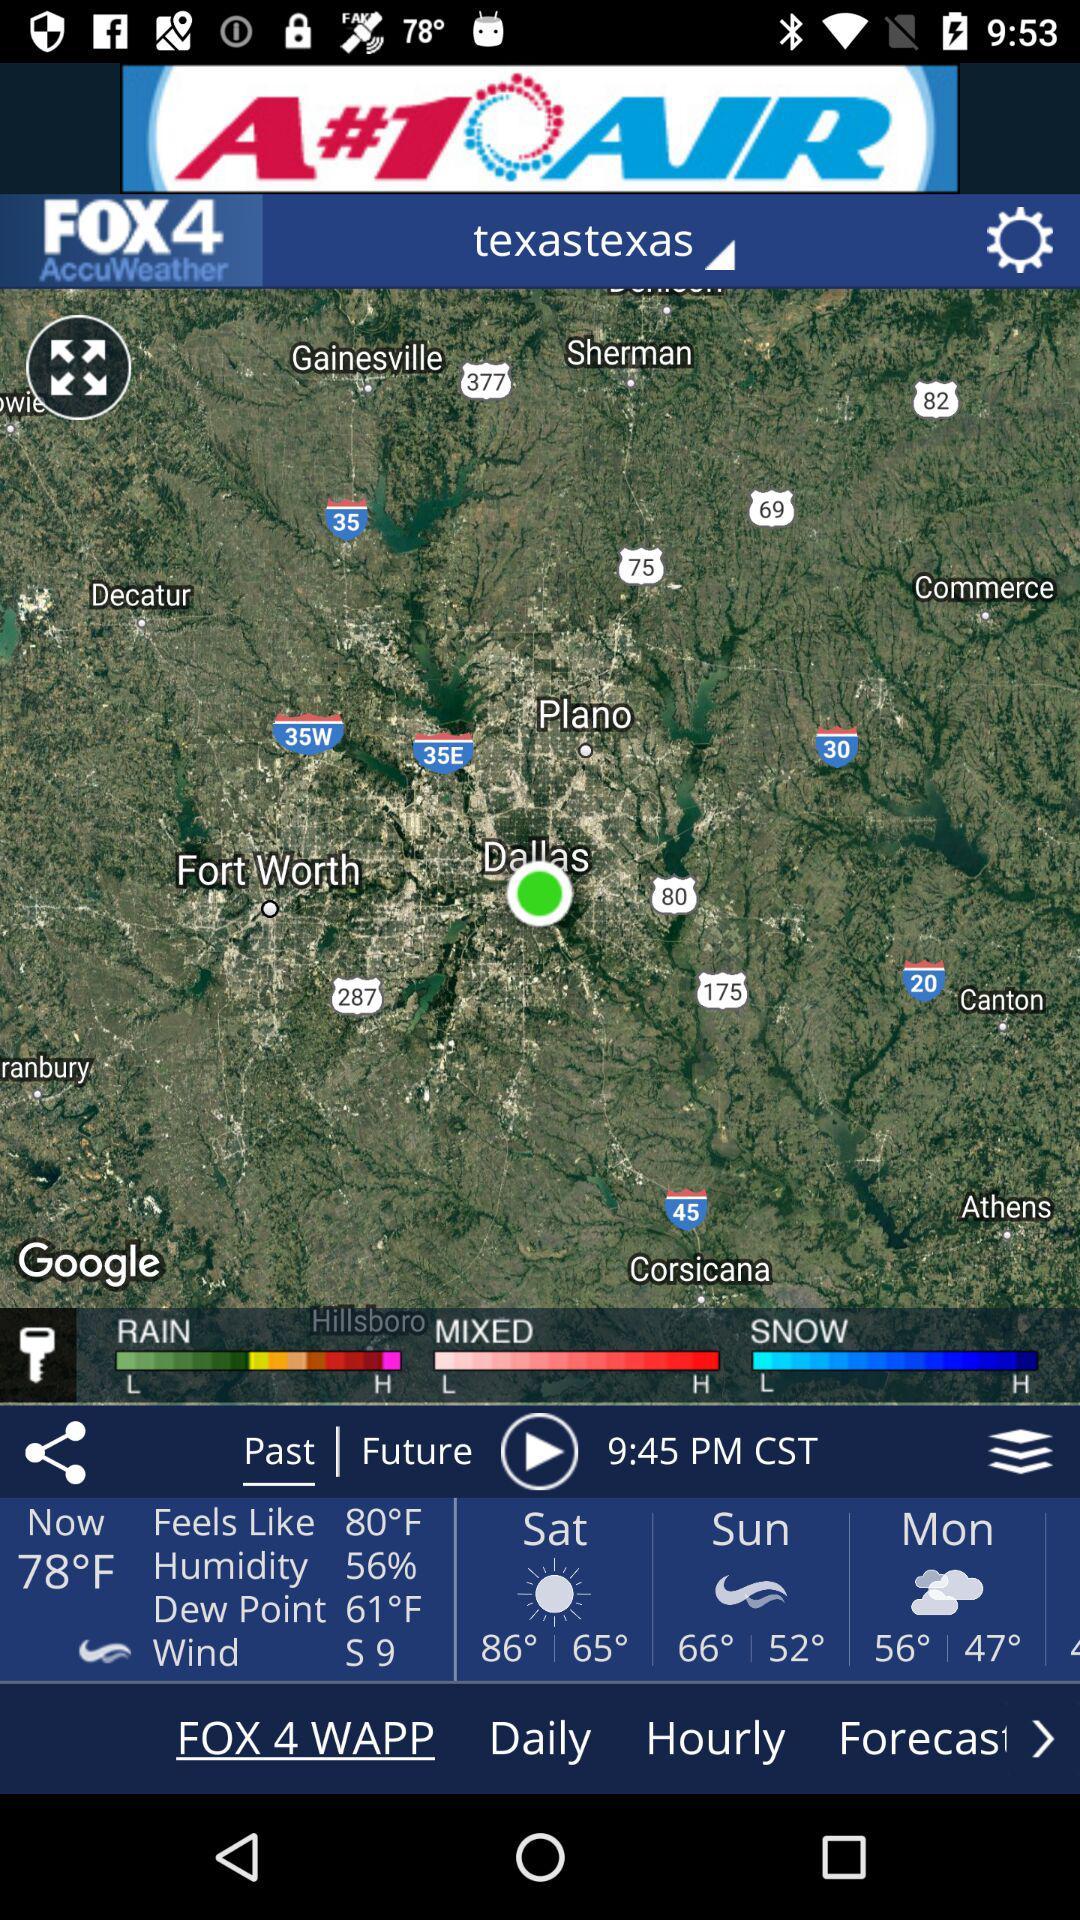  Describe the element at coordinates (1020, 1451) in the screenshot. I see `the layers icon` at that location.